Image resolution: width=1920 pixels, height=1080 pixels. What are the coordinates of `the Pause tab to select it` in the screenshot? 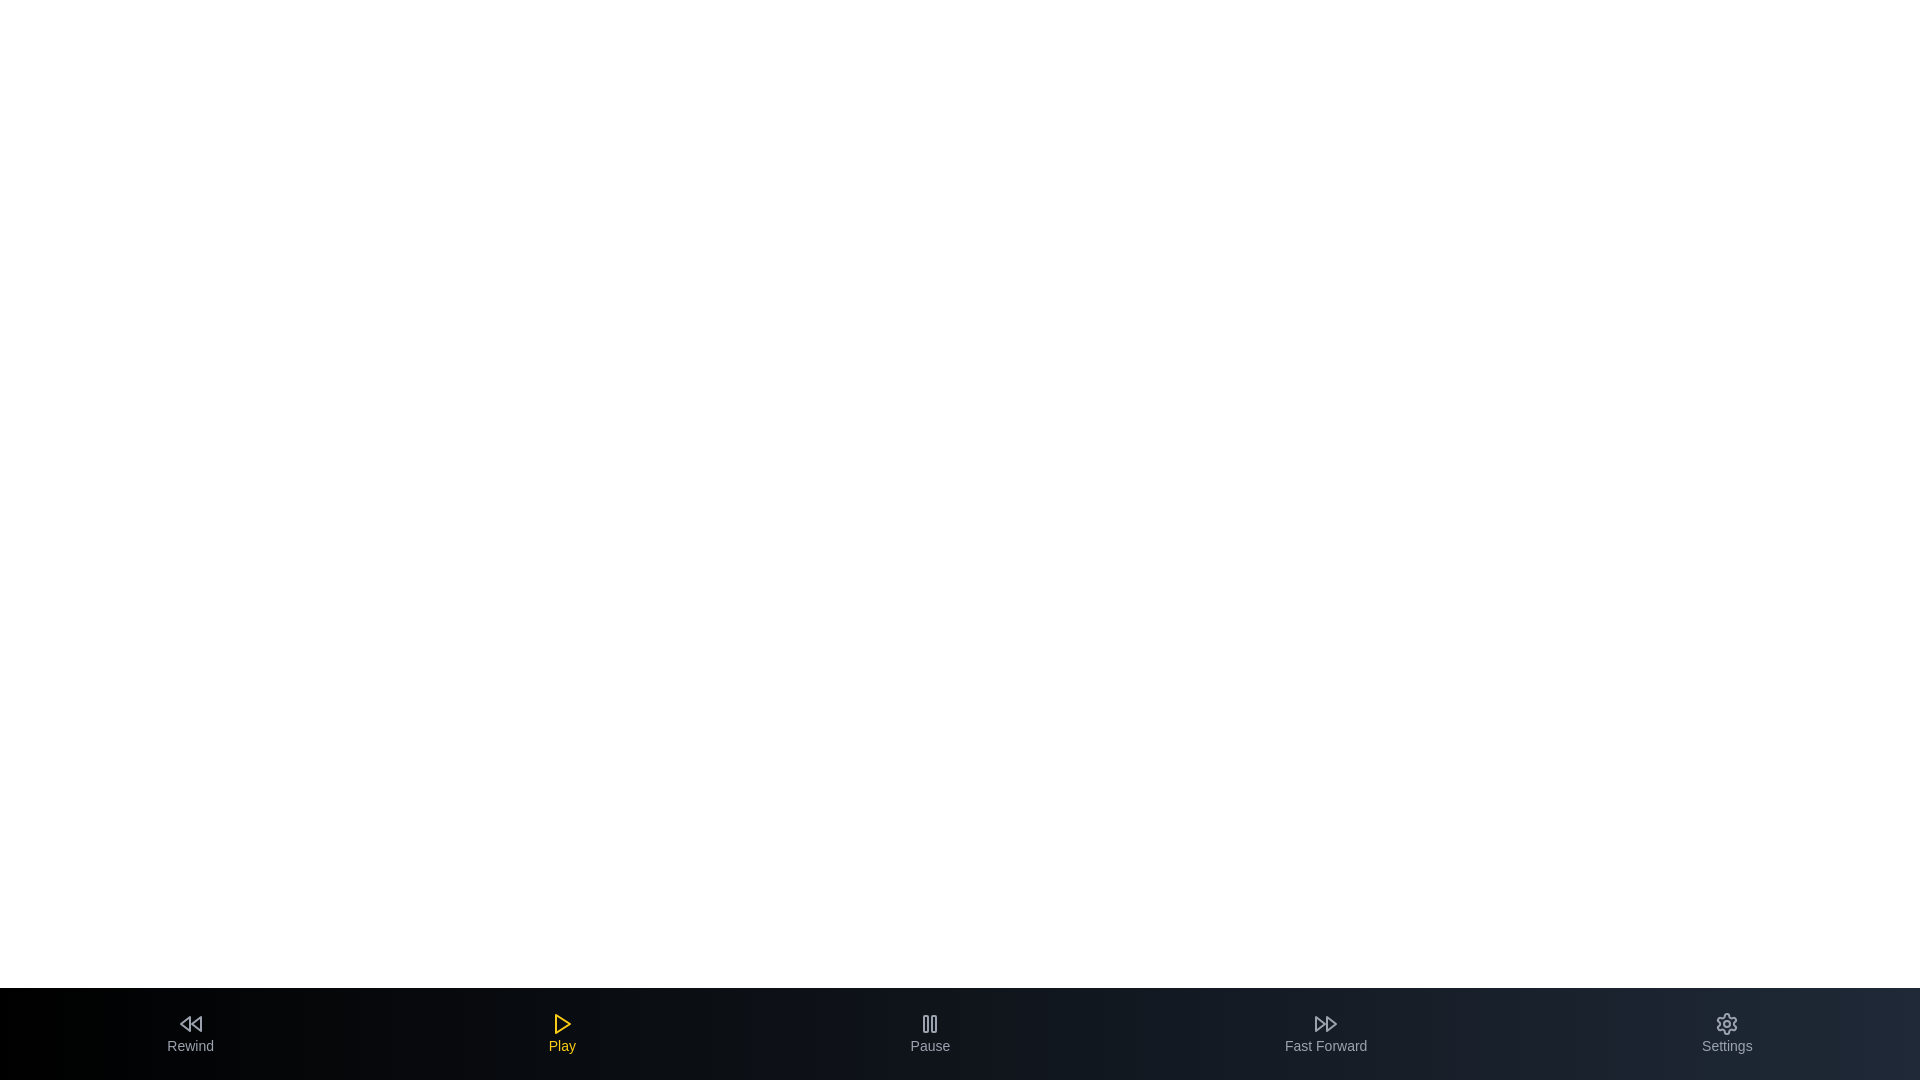 It's located at (929, 1033).